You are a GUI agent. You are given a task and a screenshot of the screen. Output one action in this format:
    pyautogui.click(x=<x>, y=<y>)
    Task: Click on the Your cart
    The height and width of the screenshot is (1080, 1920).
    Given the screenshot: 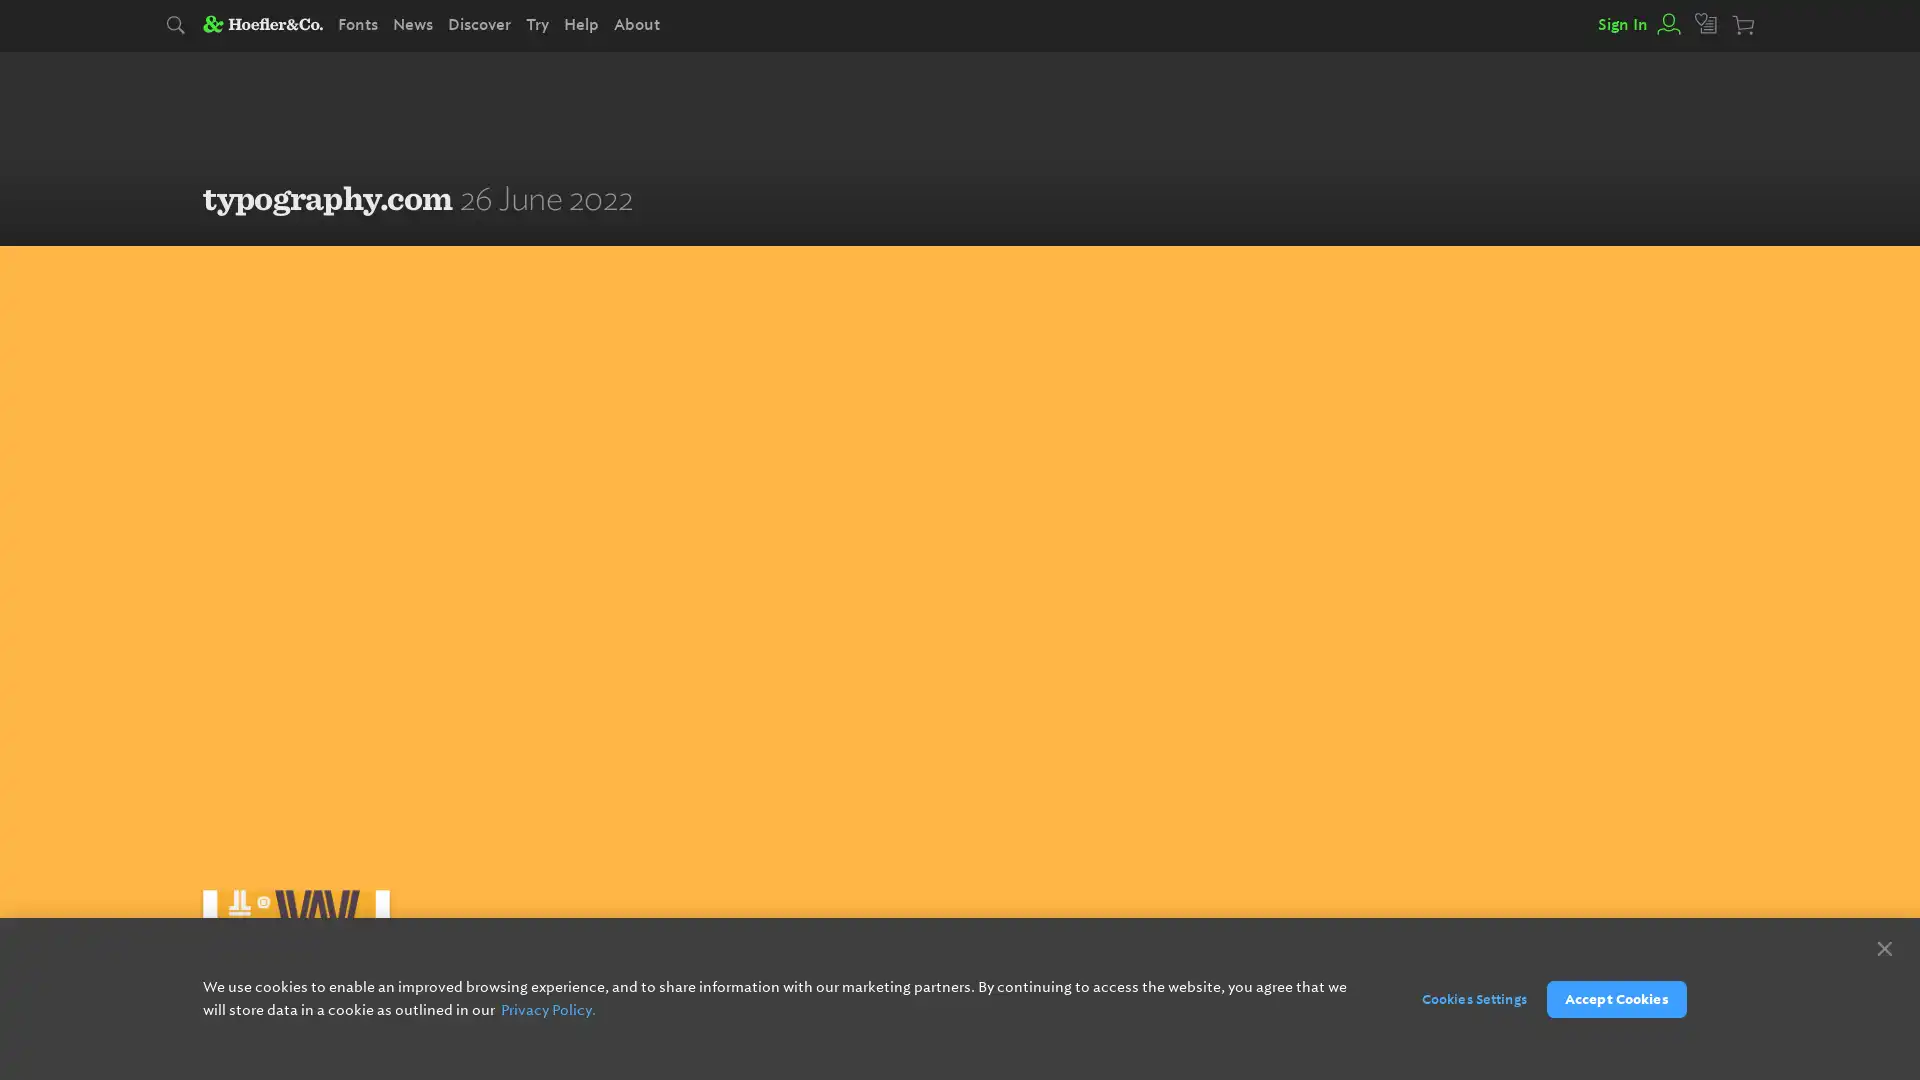 What is the action you would take?
    pyautogui.click(x=1744, y=26)
    